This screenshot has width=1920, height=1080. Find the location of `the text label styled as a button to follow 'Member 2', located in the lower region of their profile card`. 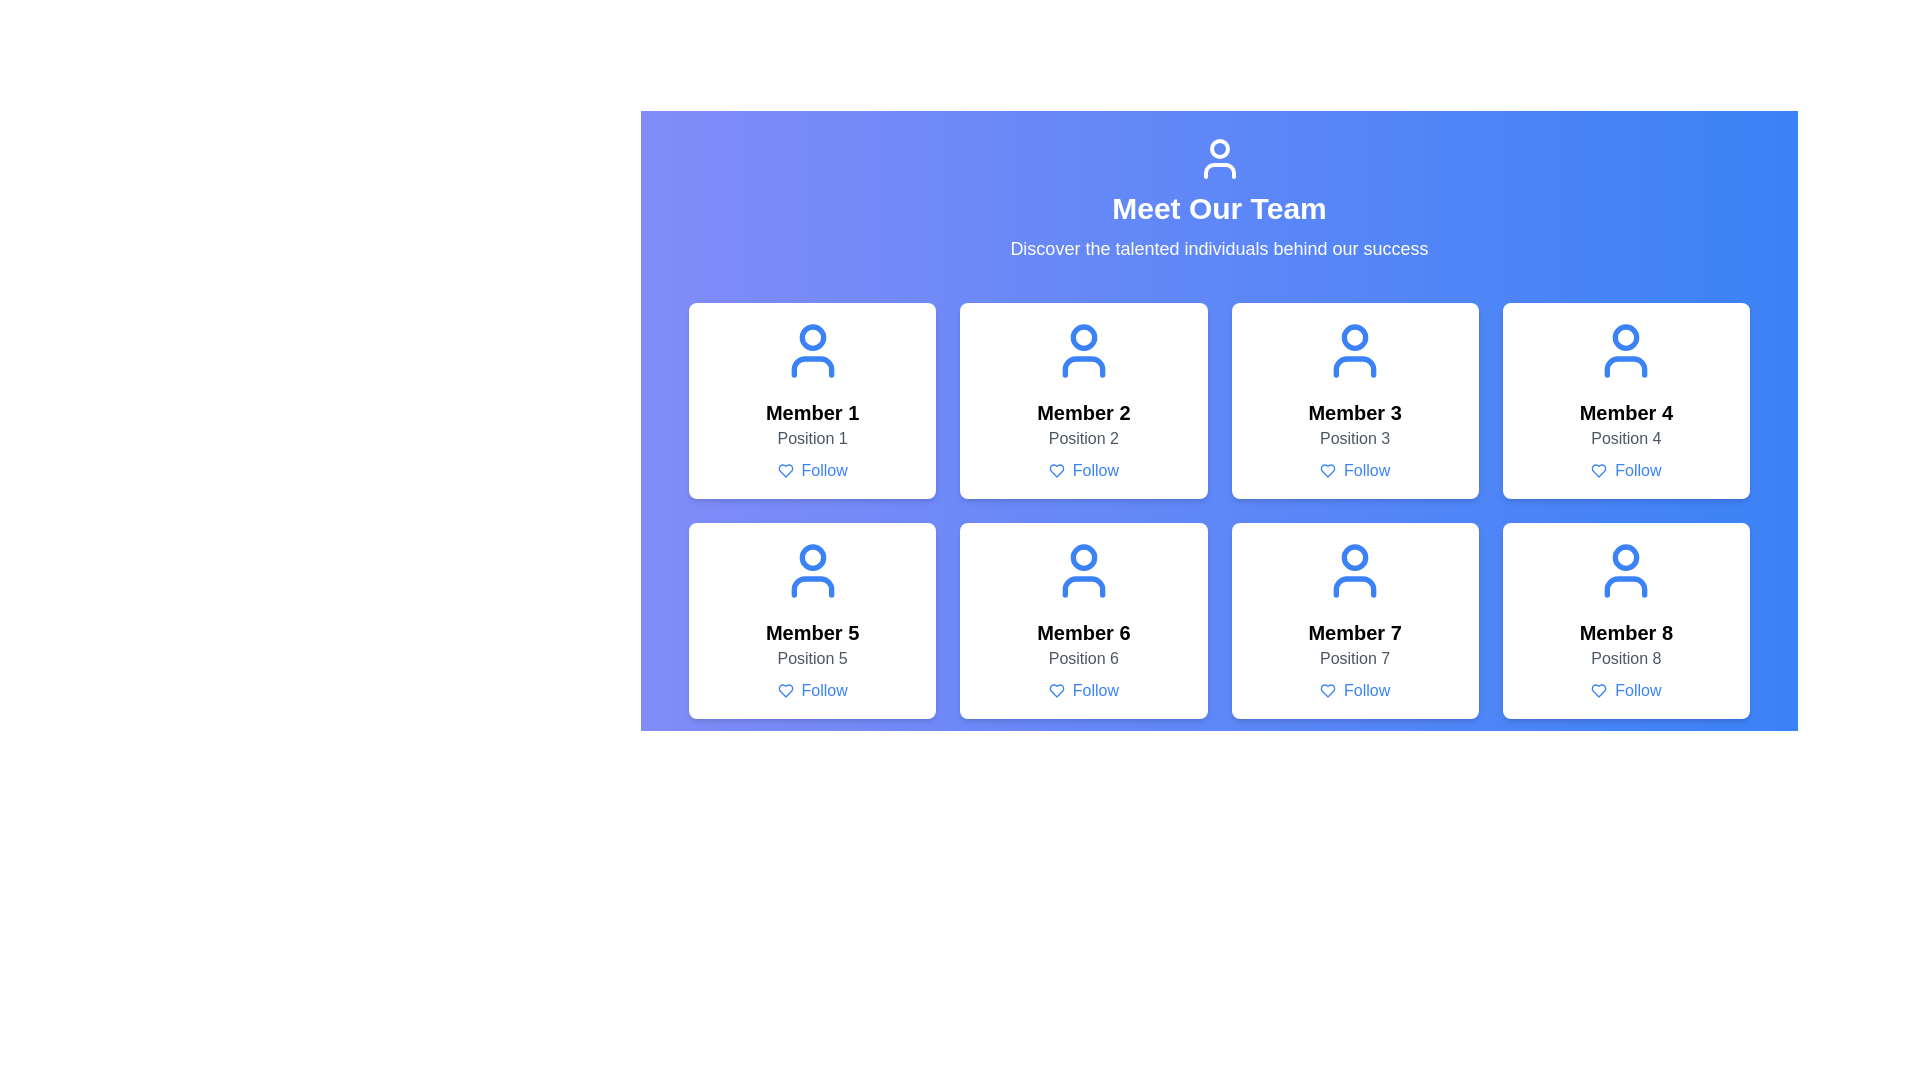

the text label styled as a button to follow 'Member 2', located in the lower region of their profile card is located at coordinates (1094, 470).